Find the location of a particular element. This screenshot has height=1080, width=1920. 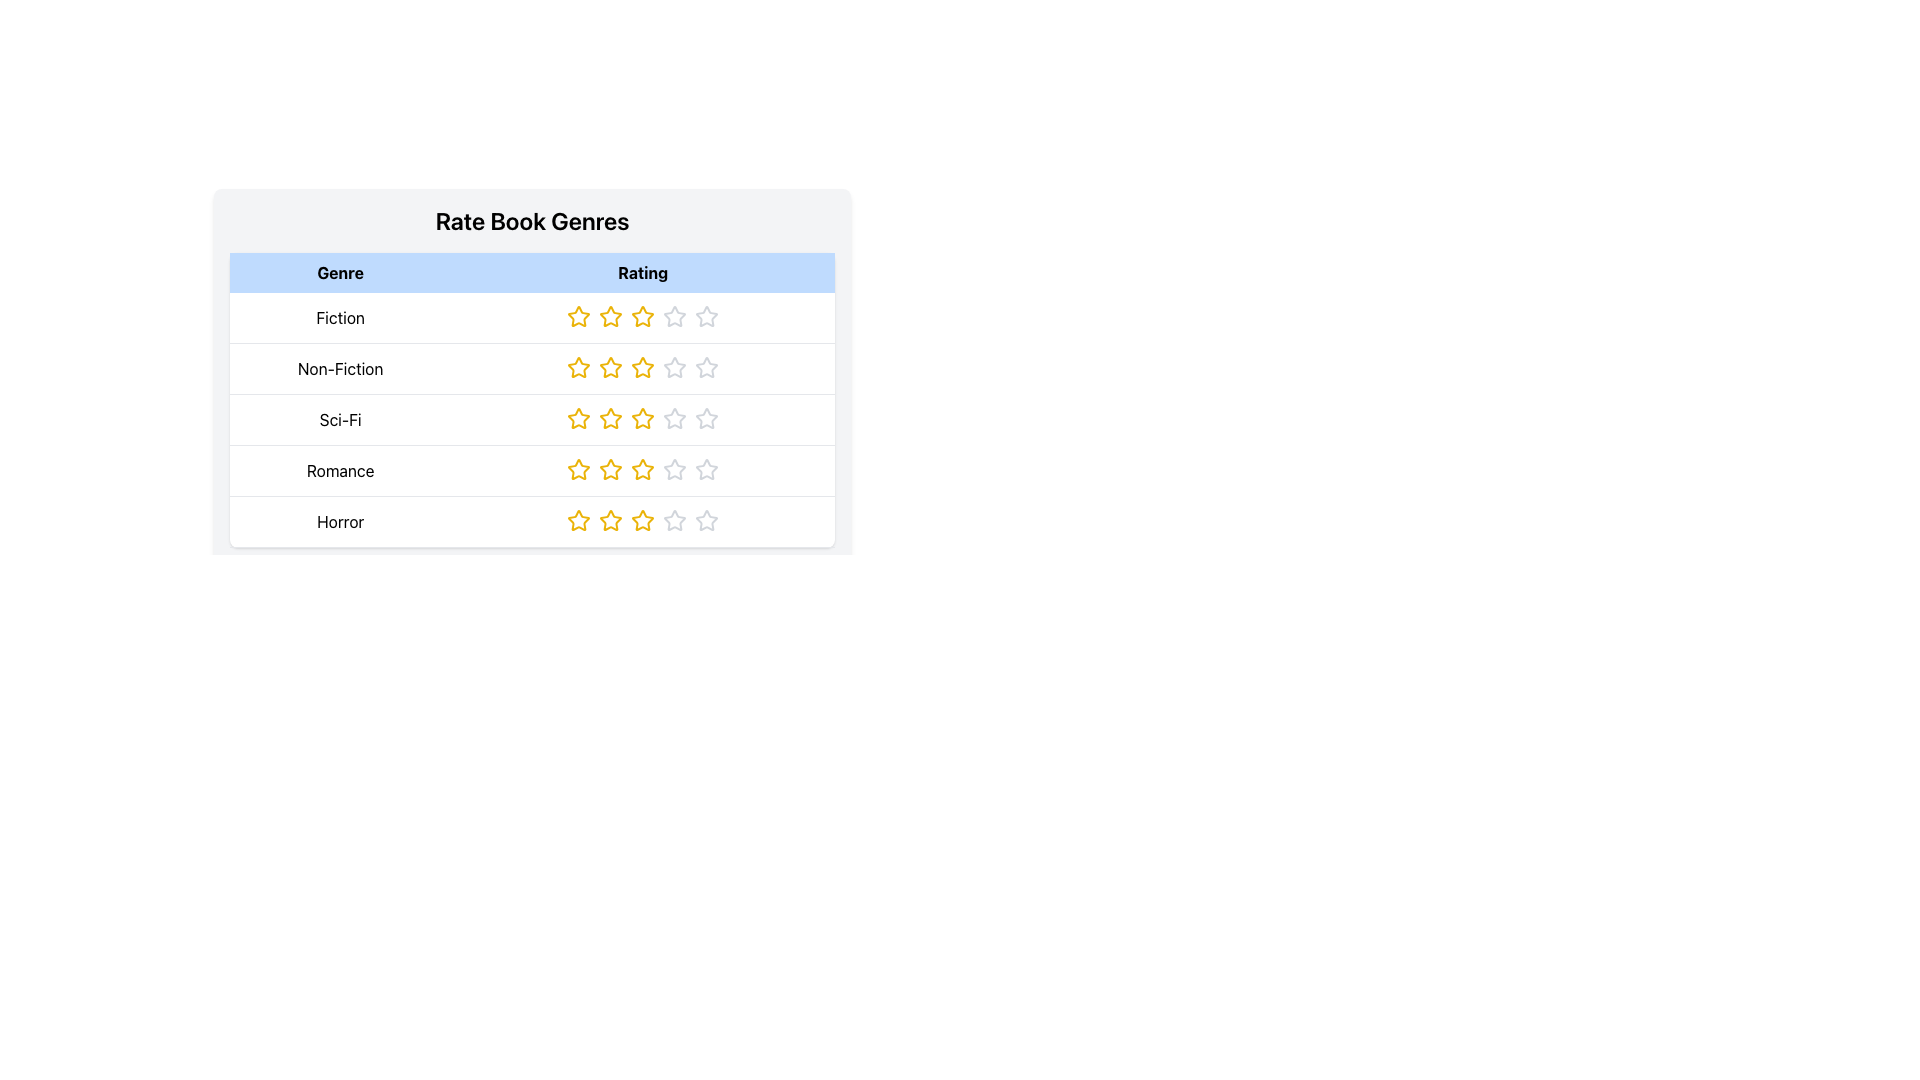

the second star is located at coordinates (578, 469).